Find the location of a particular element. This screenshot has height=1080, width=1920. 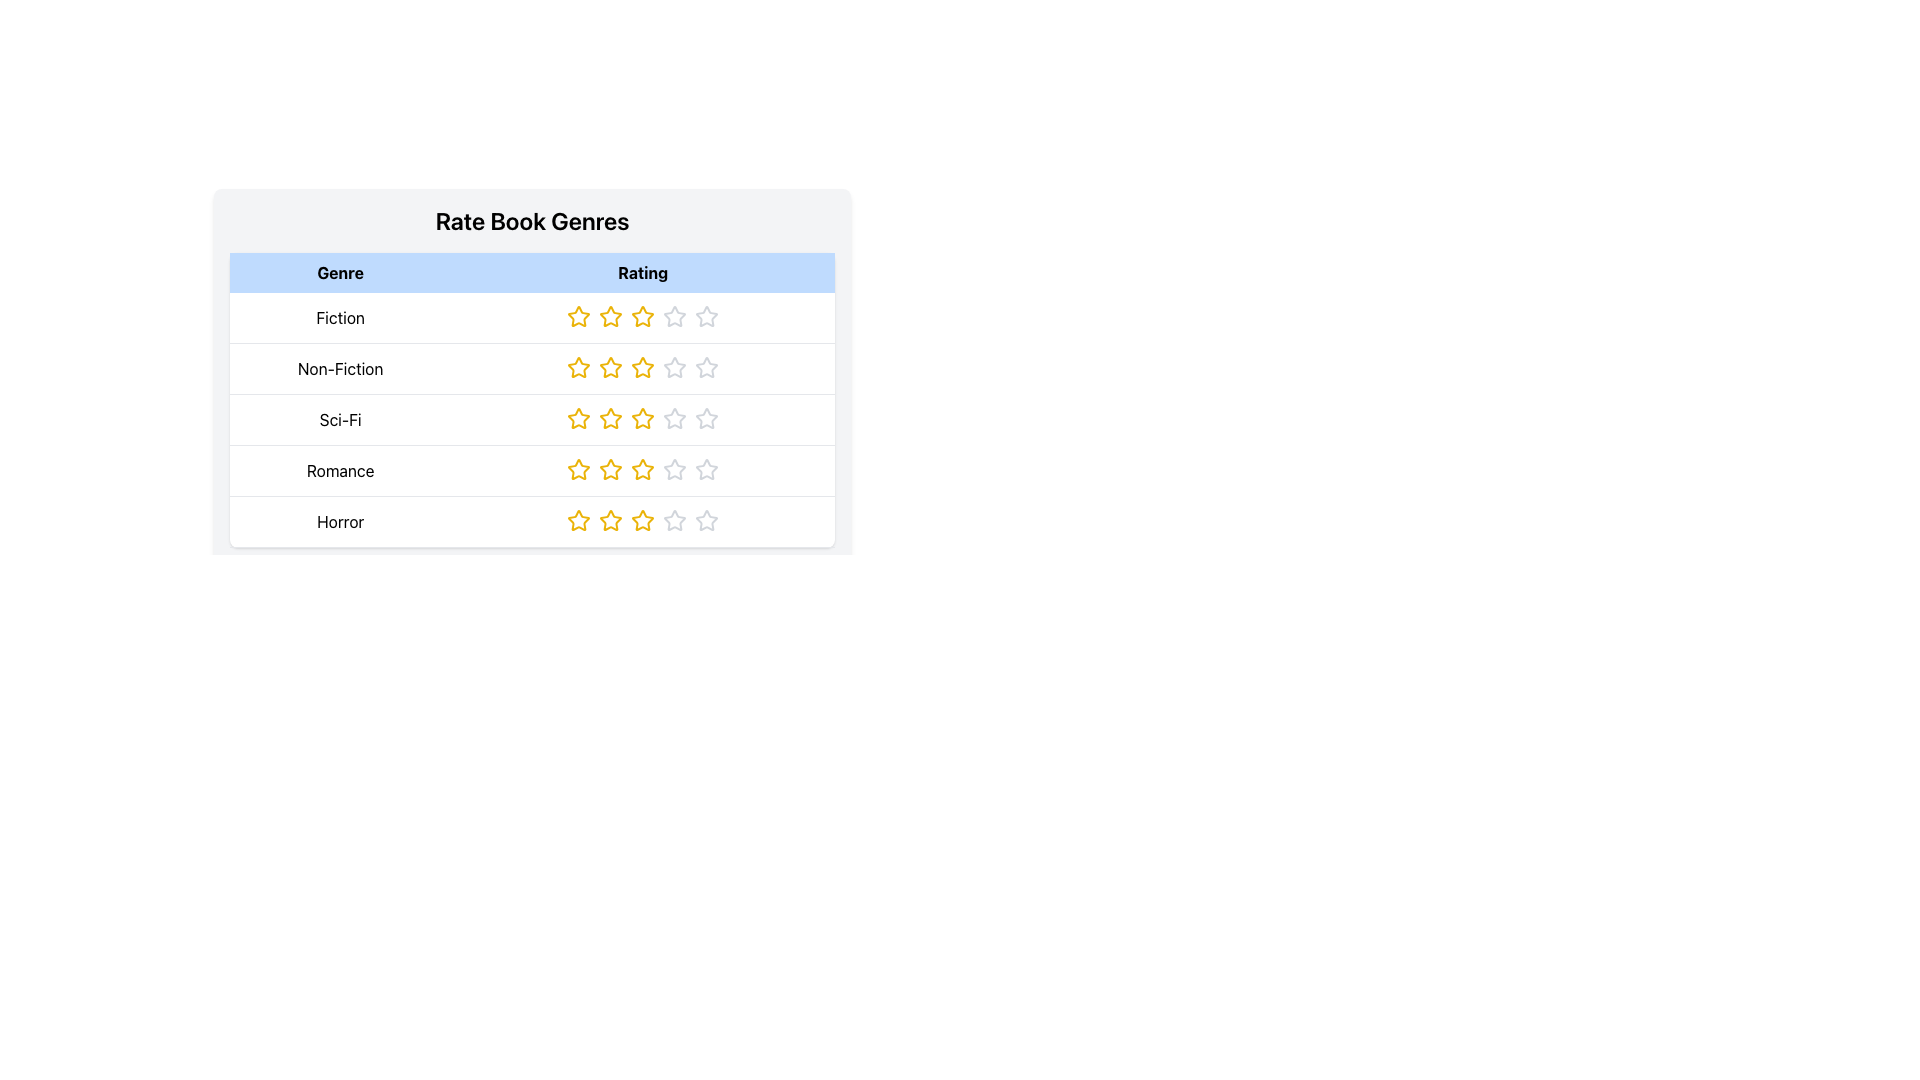

the second star is located at coordinates (578, 469).